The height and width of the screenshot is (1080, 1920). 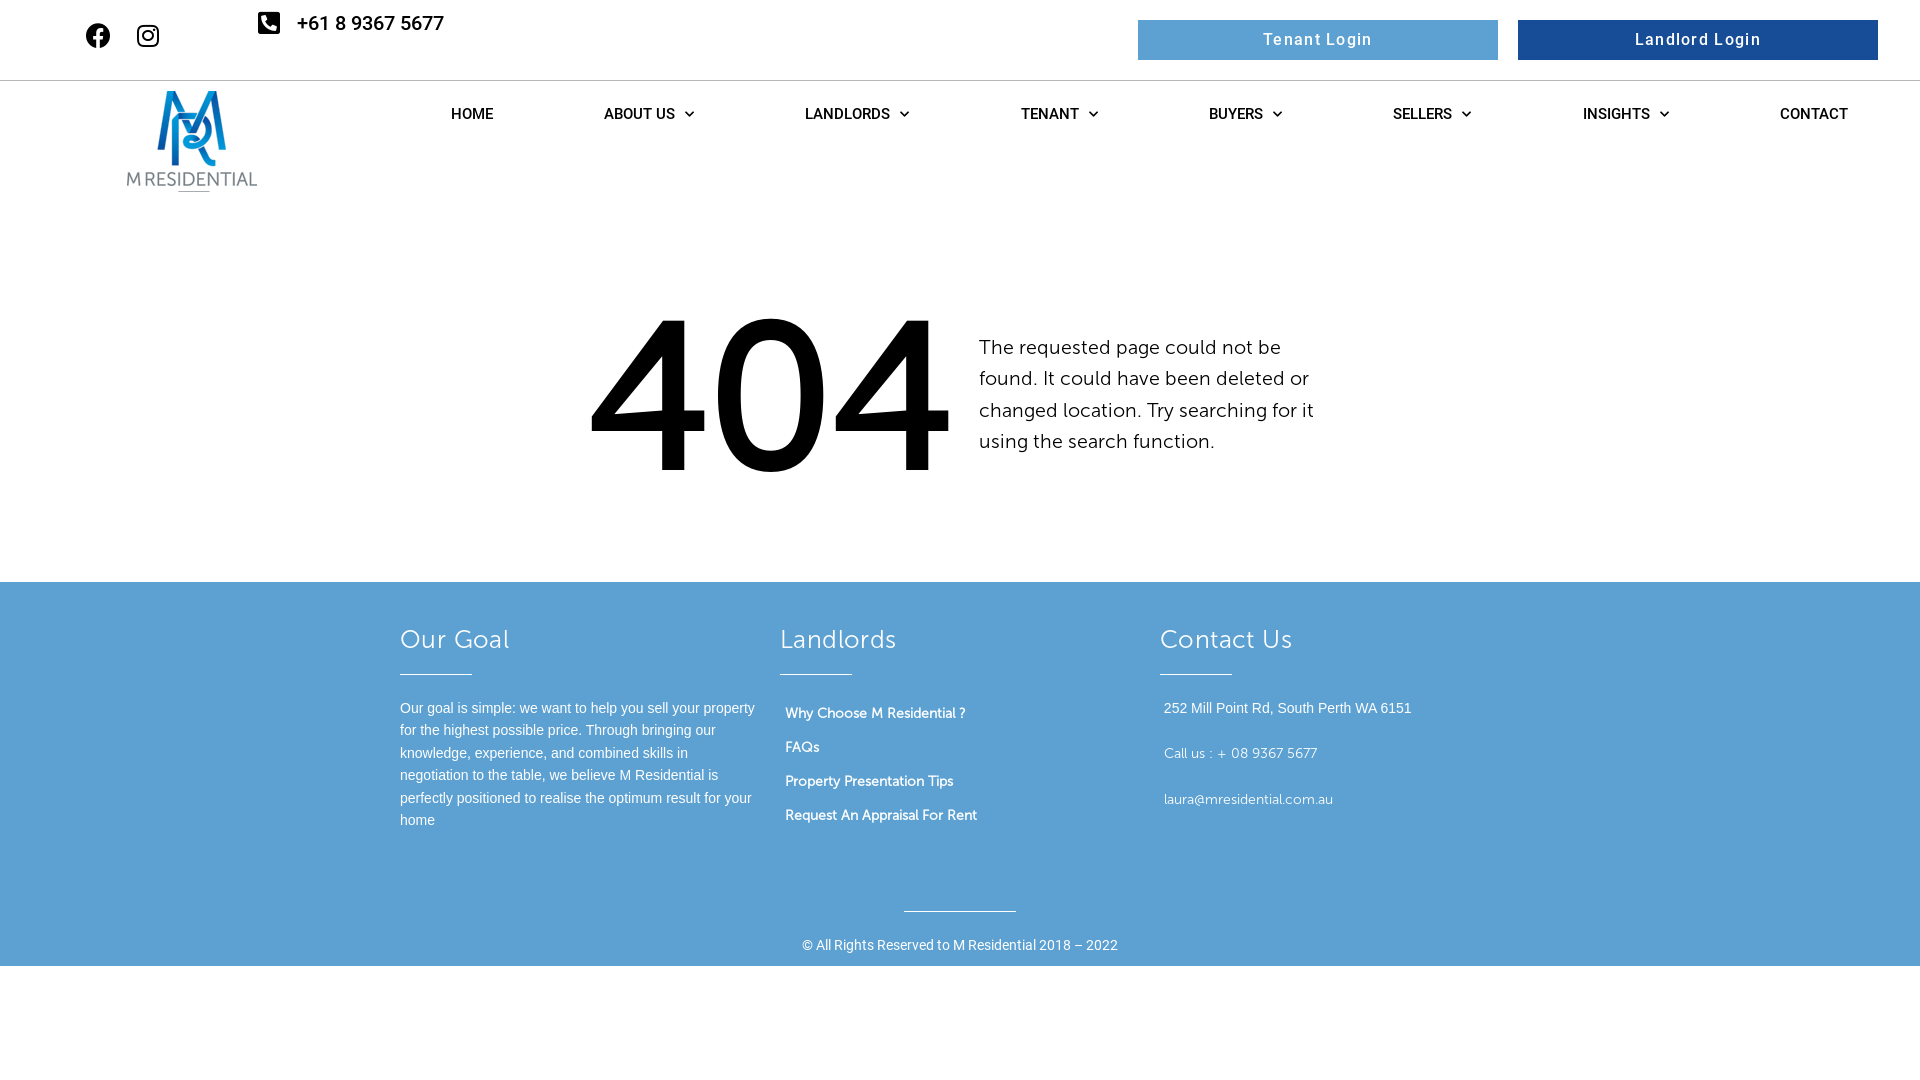 I want to click on '+61 8 9367 5677', so click(x=295, y=22).